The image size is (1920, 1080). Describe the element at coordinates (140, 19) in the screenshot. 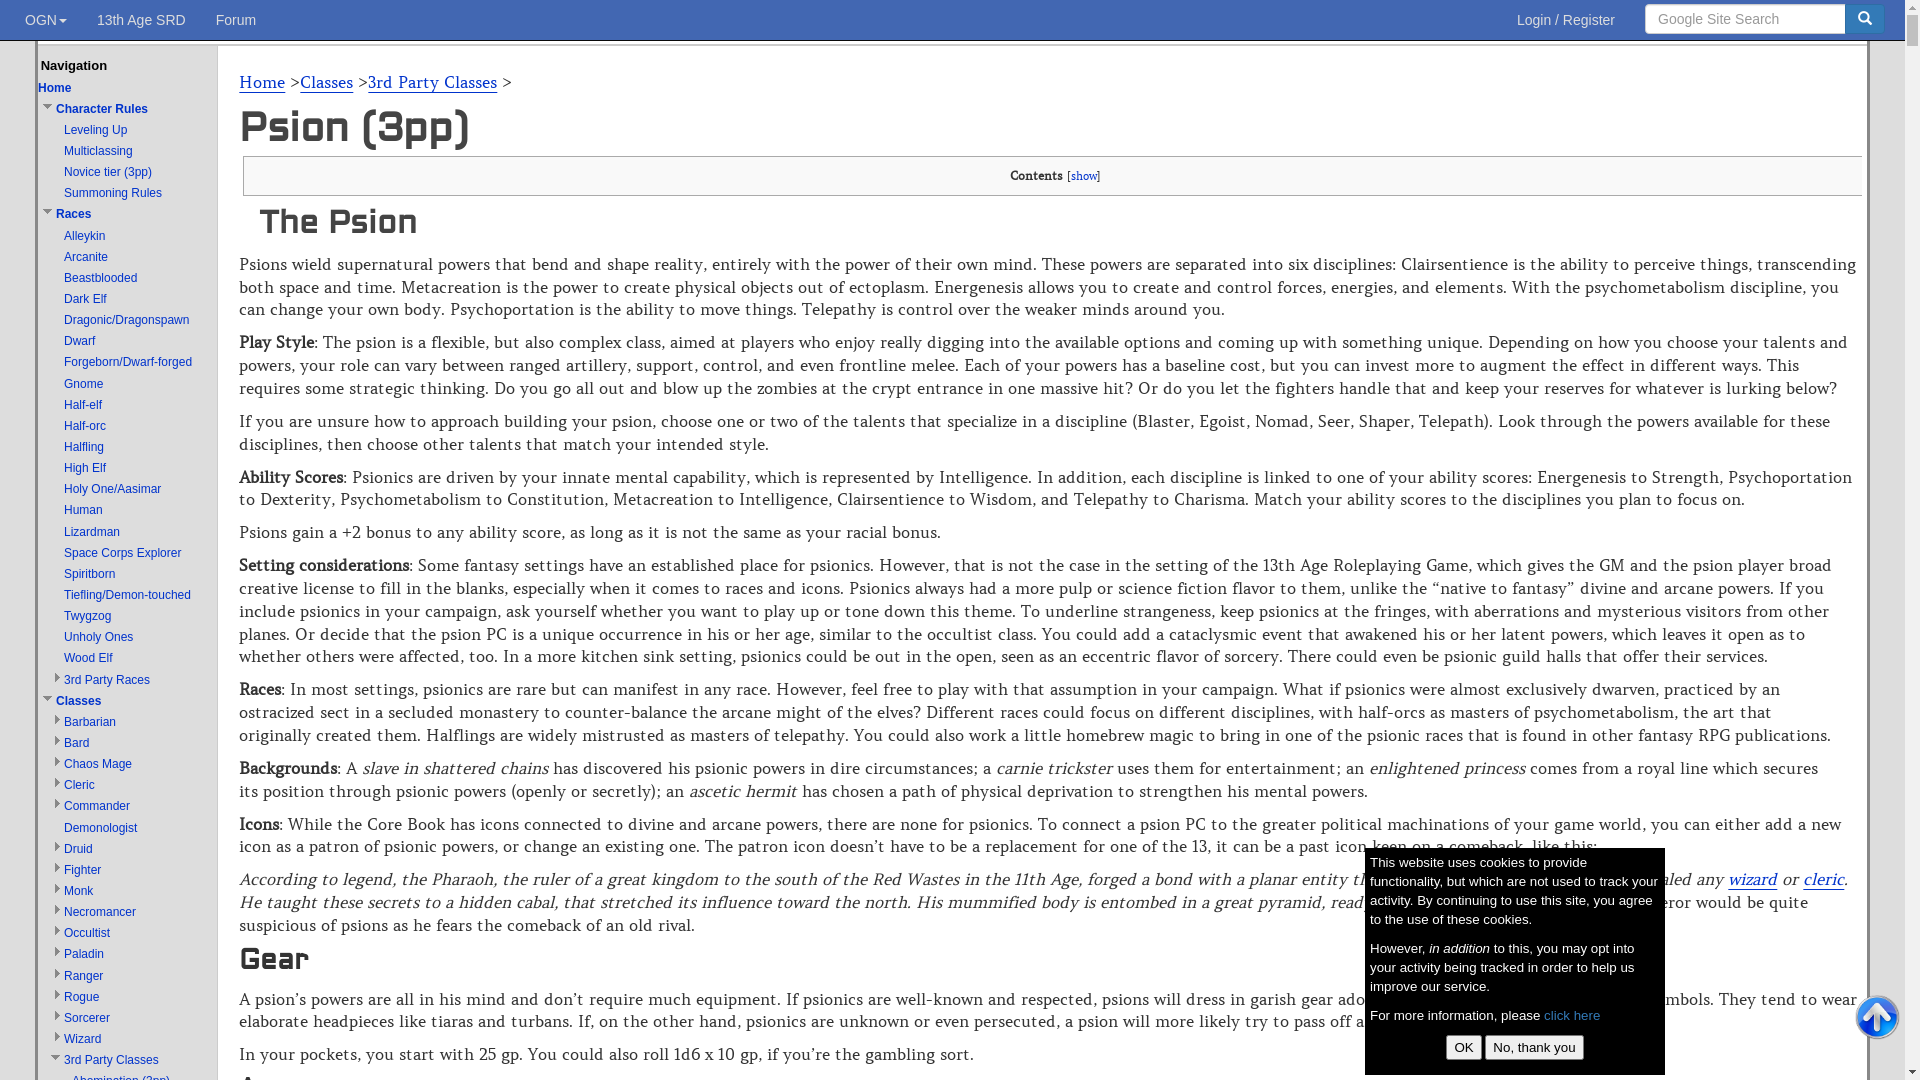

I see `'13th Age SRD'` at that location.